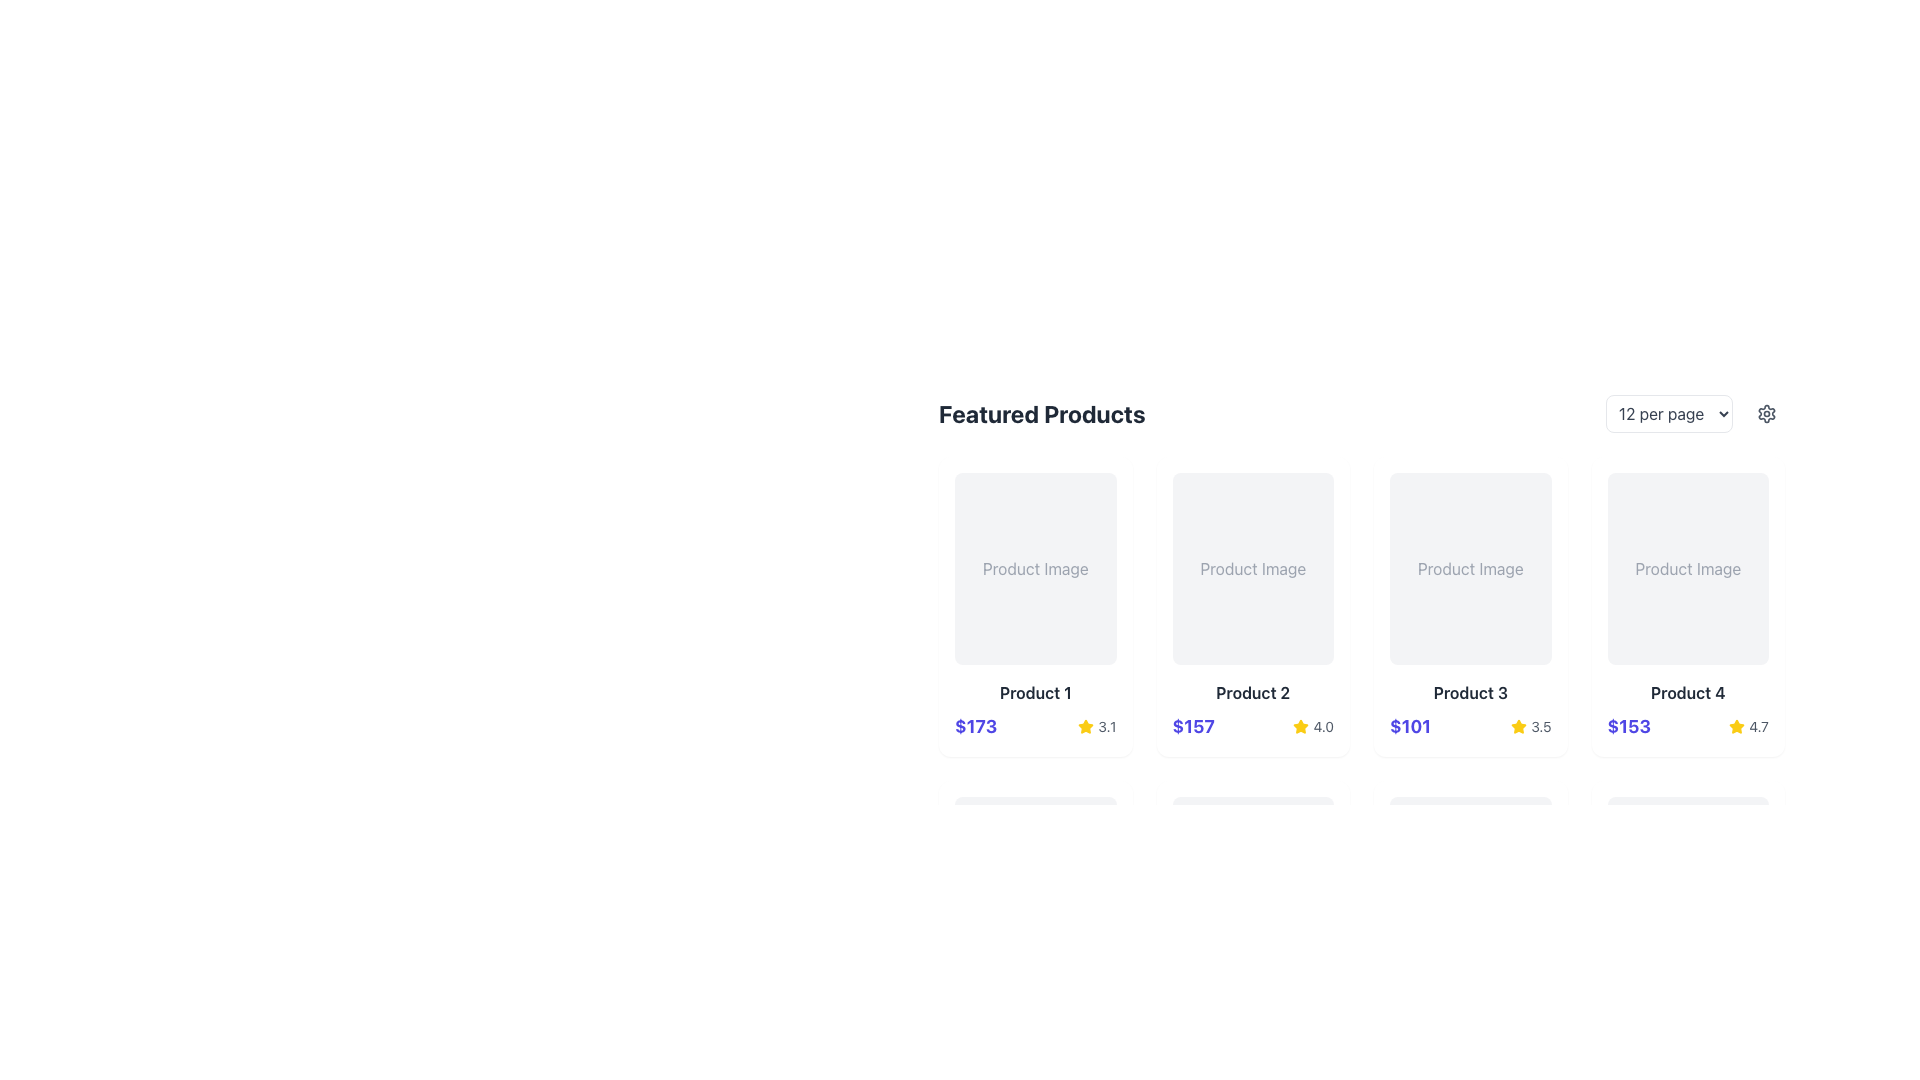  What do you see at coordinates (1748, 726) in the screenshot?
I see `the rating display element, which consists of a filled yellow star icon and the numeric value '4.7' in gray text, located in the last product card of the fourth column` at bounding box center [1748, 726].